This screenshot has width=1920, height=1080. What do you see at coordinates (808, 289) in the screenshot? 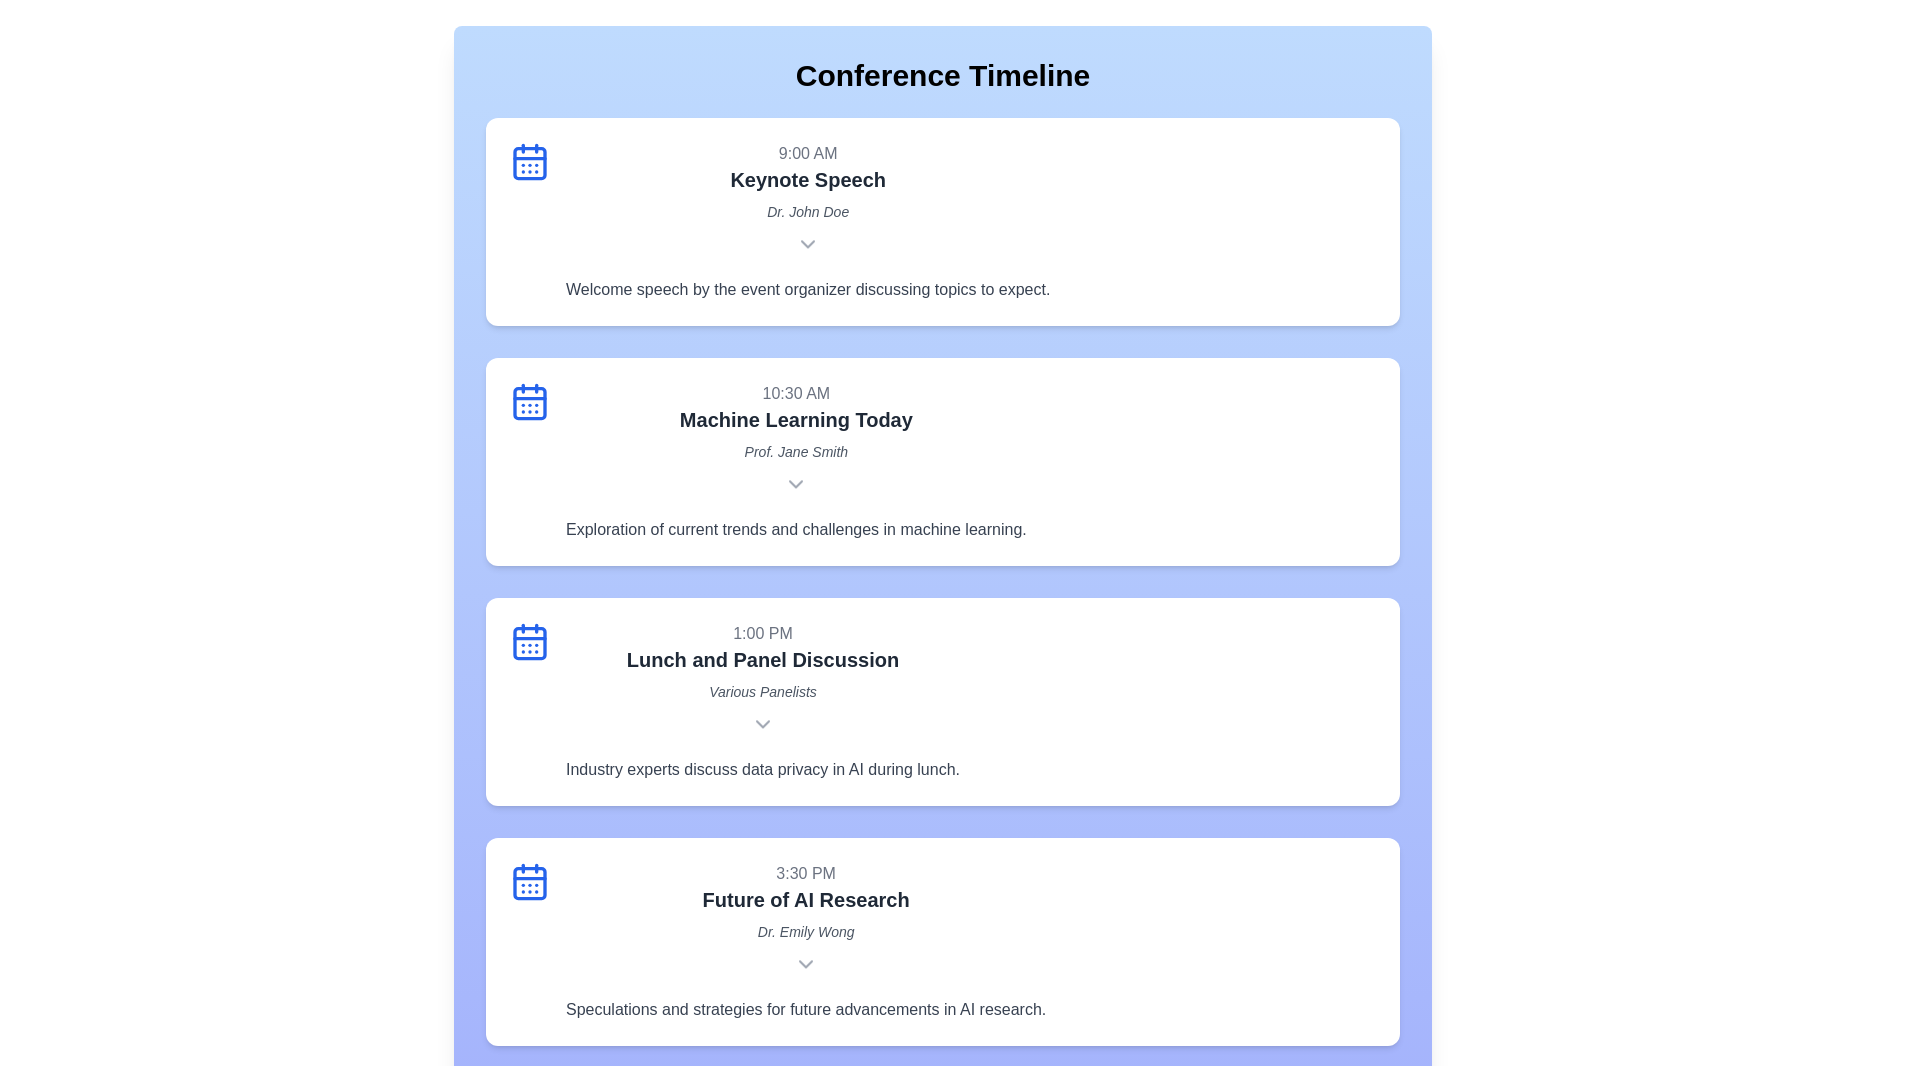
I see `the text element that describes the keynote speech, located at the bottom of the 'Keynote Speech' event card on the 'Conference Timeline' page` at bounding box center [808, 289].